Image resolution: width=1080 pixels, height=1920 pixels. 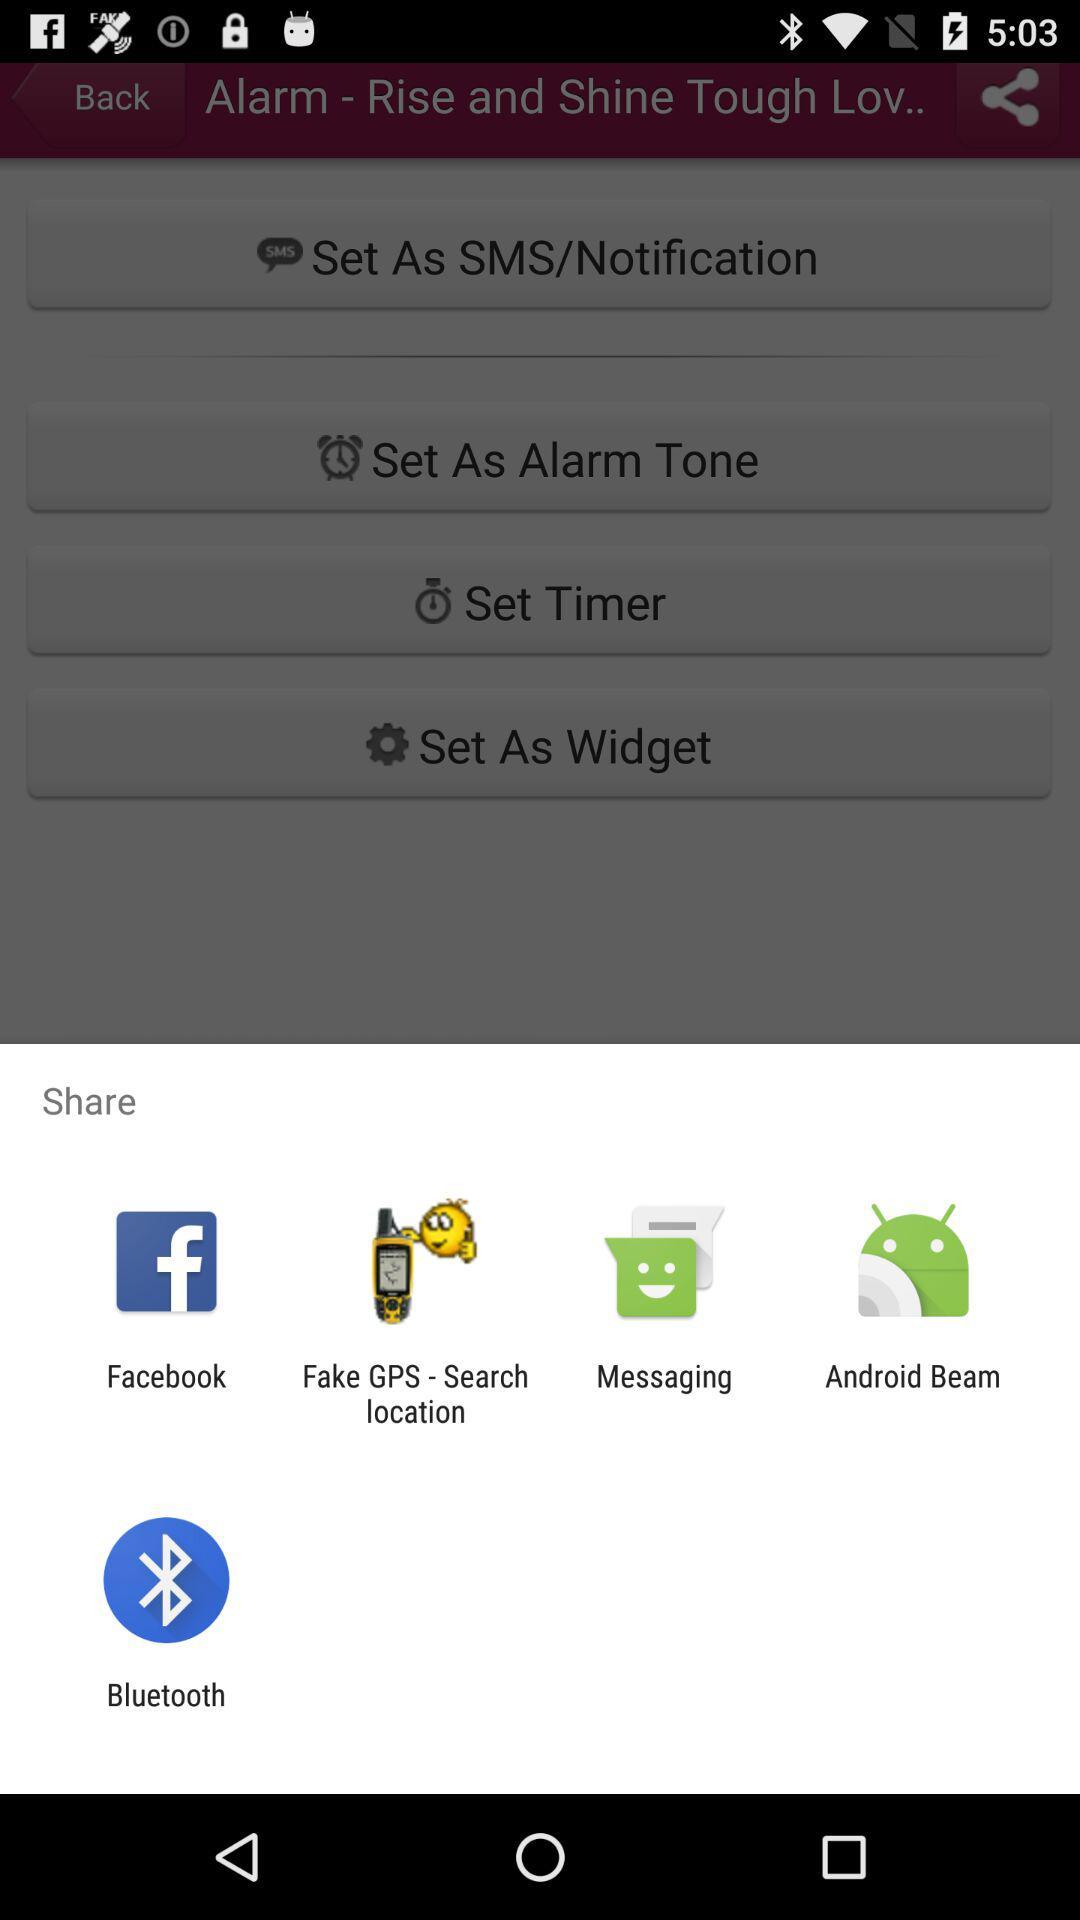 What do you see at coordinates (664, 1392) in the screenshot?
I see `messaging item` at bounding box center [664, 1392].